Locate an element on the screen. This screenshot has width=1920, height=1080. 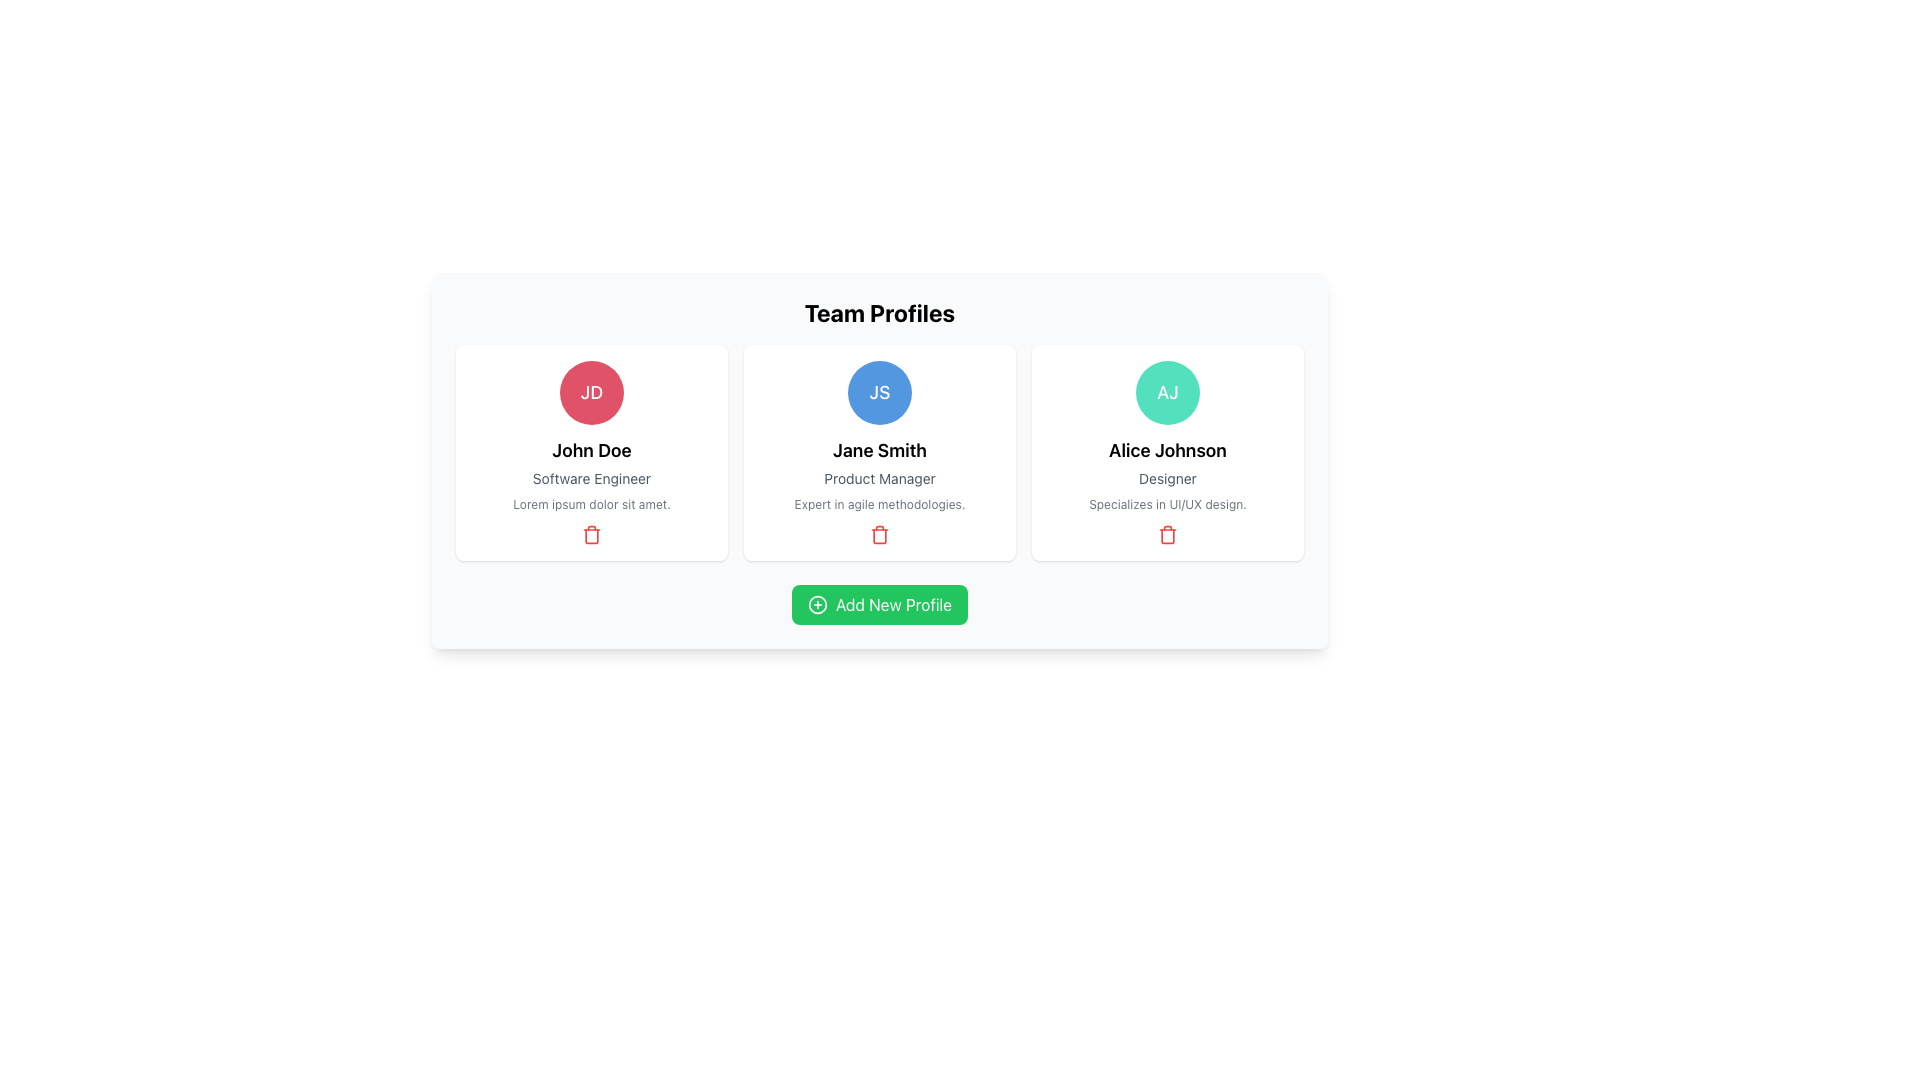
the text label displaying 'John Doe' in bold, located in the center of the profile card, positioned below the initials 'JD' and above 'Software Engineer' is located at coordinates (590, 451).